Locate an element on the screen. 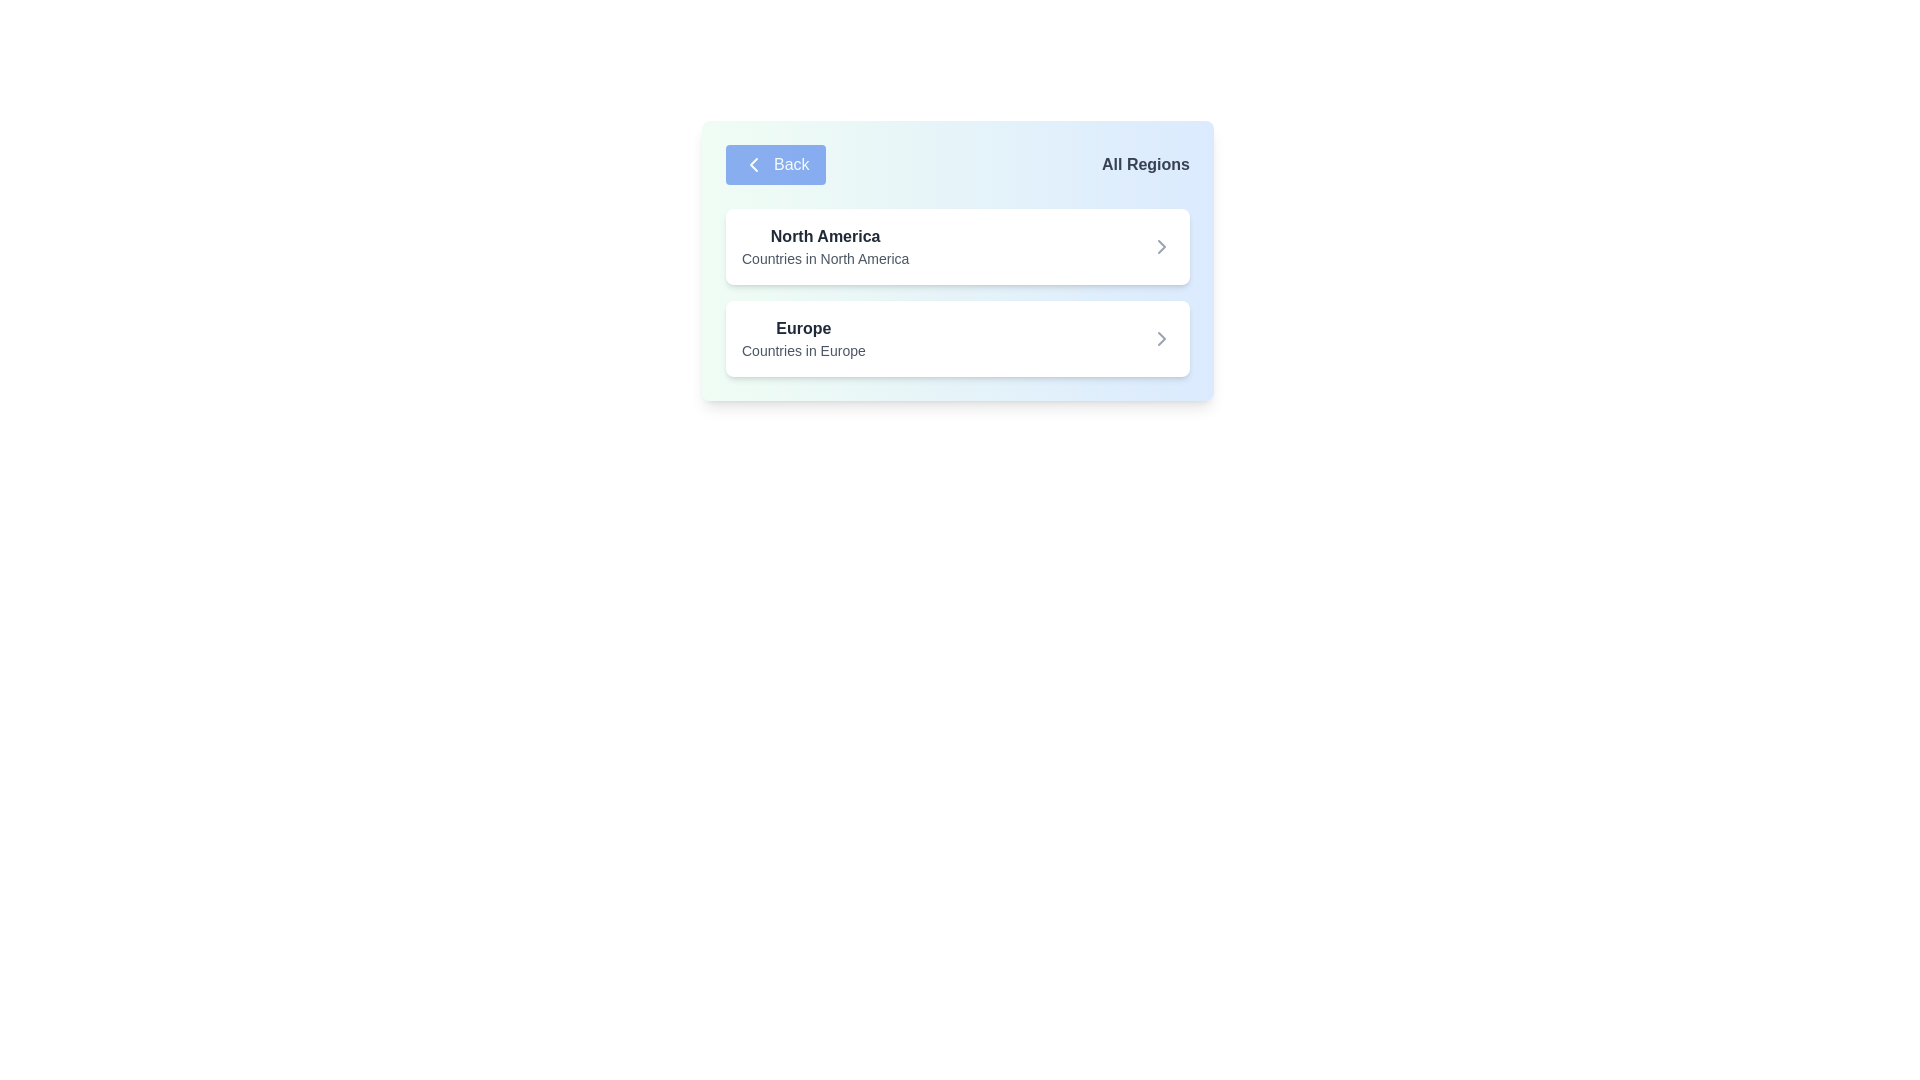  the 'Back' button located at the top-left of the interface is located at coordinates (774, 164).